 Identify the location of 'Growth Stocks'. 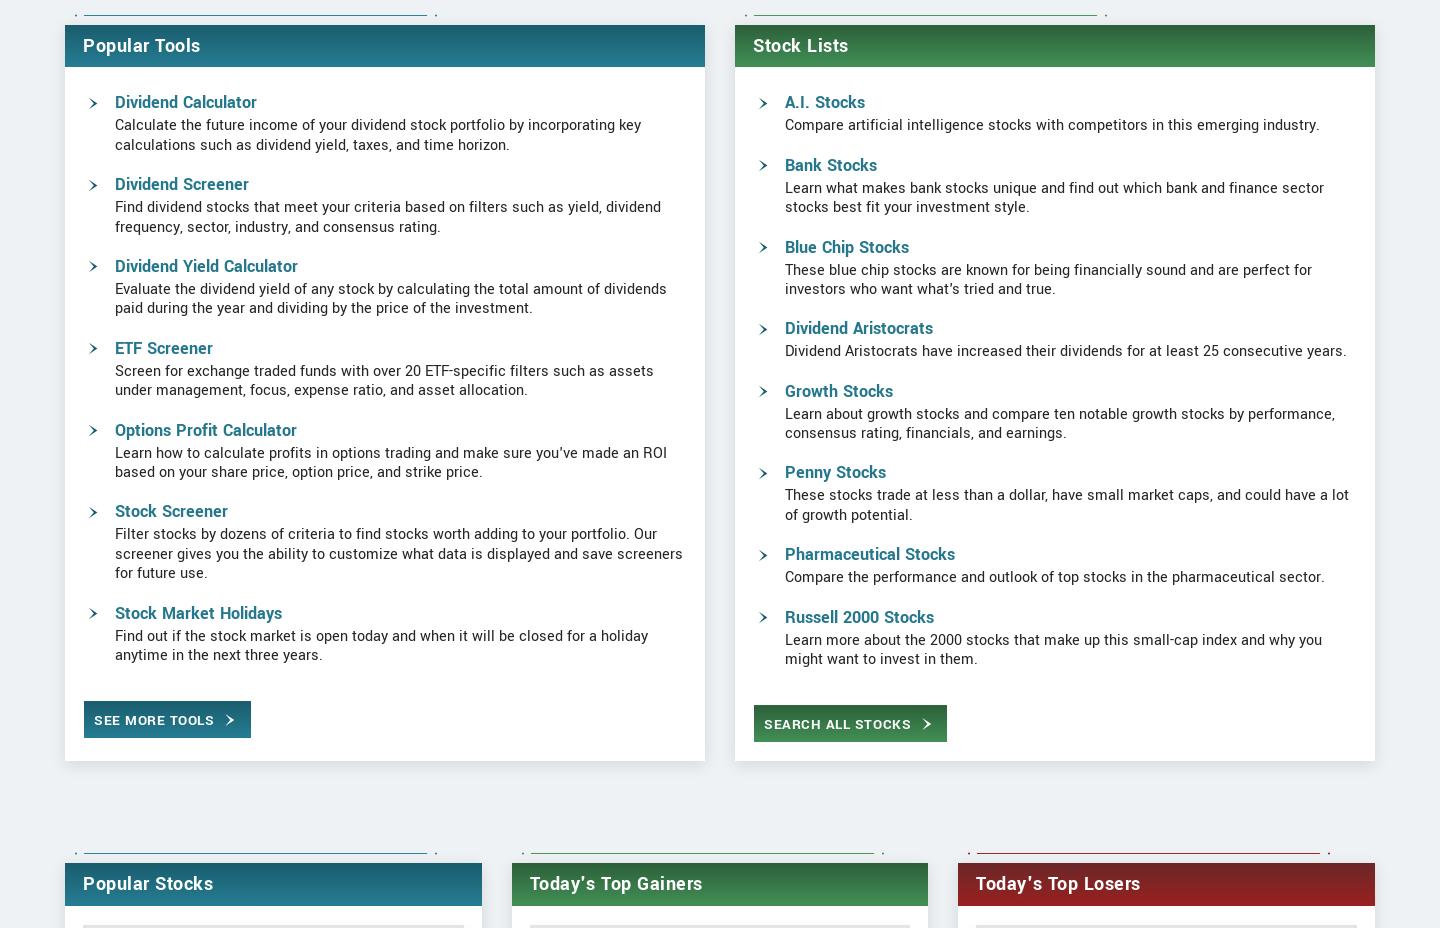
(838, 455).